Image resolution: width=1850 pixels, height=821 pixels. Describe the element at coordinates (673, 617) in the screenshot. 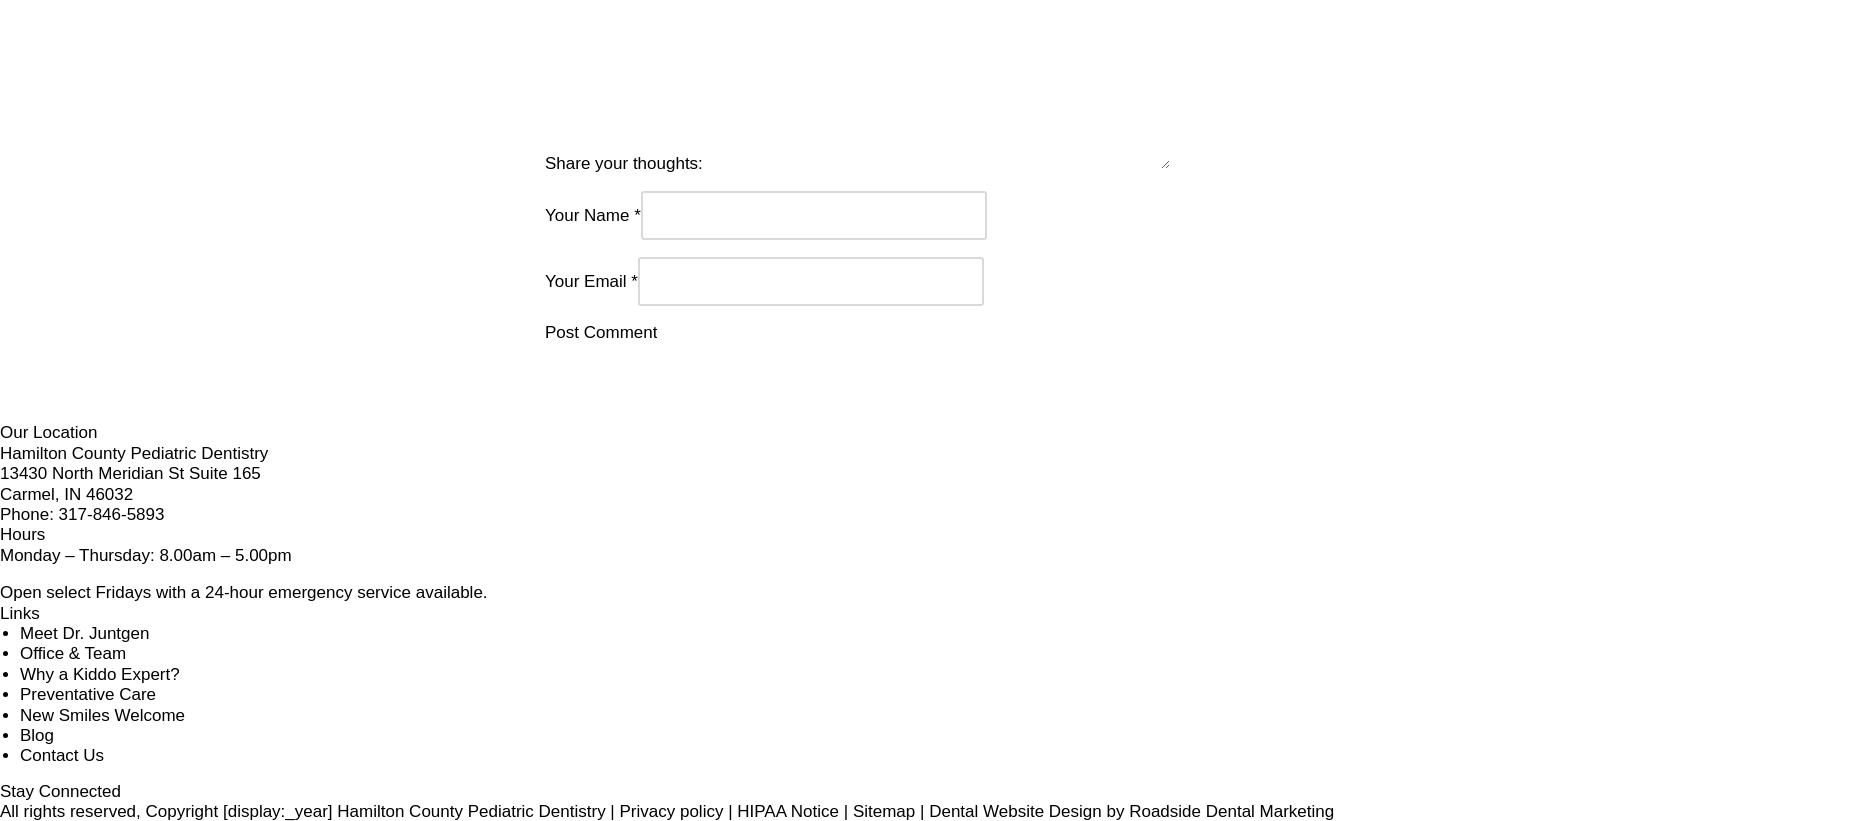

I see `'Monday – Thursday: 8.00am – 5.00pm'` at that location.